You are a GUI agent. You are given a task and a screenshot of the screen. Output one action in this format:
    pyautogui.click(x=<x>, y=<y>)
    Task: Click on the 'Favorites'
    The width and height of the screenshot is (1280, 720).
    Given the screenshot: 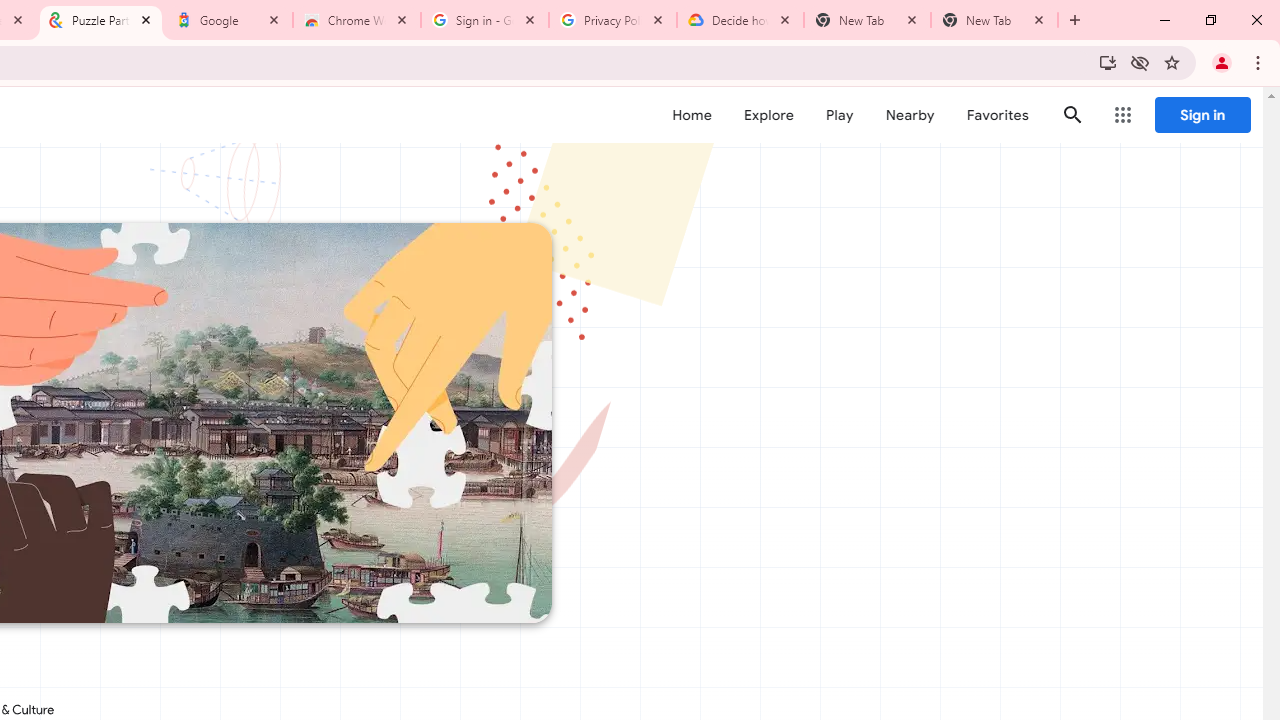 What is the action you would take?
    pyautogui.click(x=997, y=115)
    